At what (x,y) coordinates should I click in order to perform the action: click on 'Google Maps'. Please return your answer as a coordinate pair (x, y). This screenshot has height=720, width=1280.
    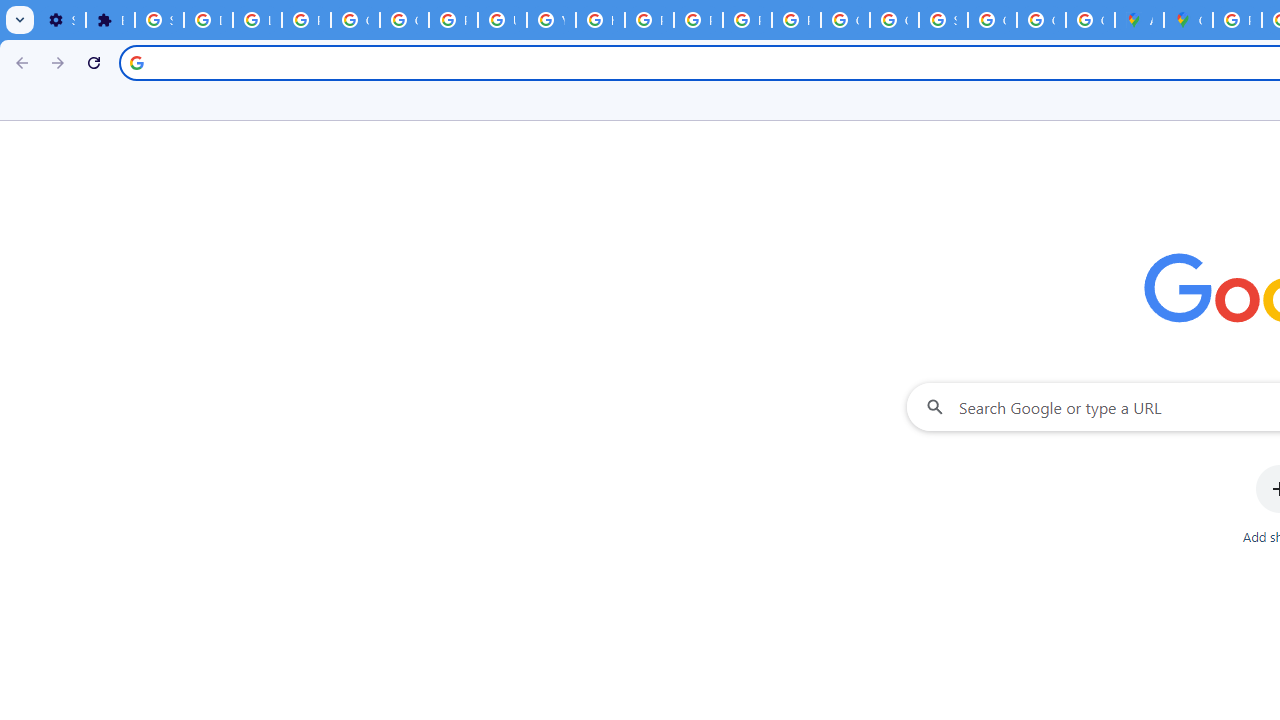
    Looking at the image, I should click on (1188, 20).